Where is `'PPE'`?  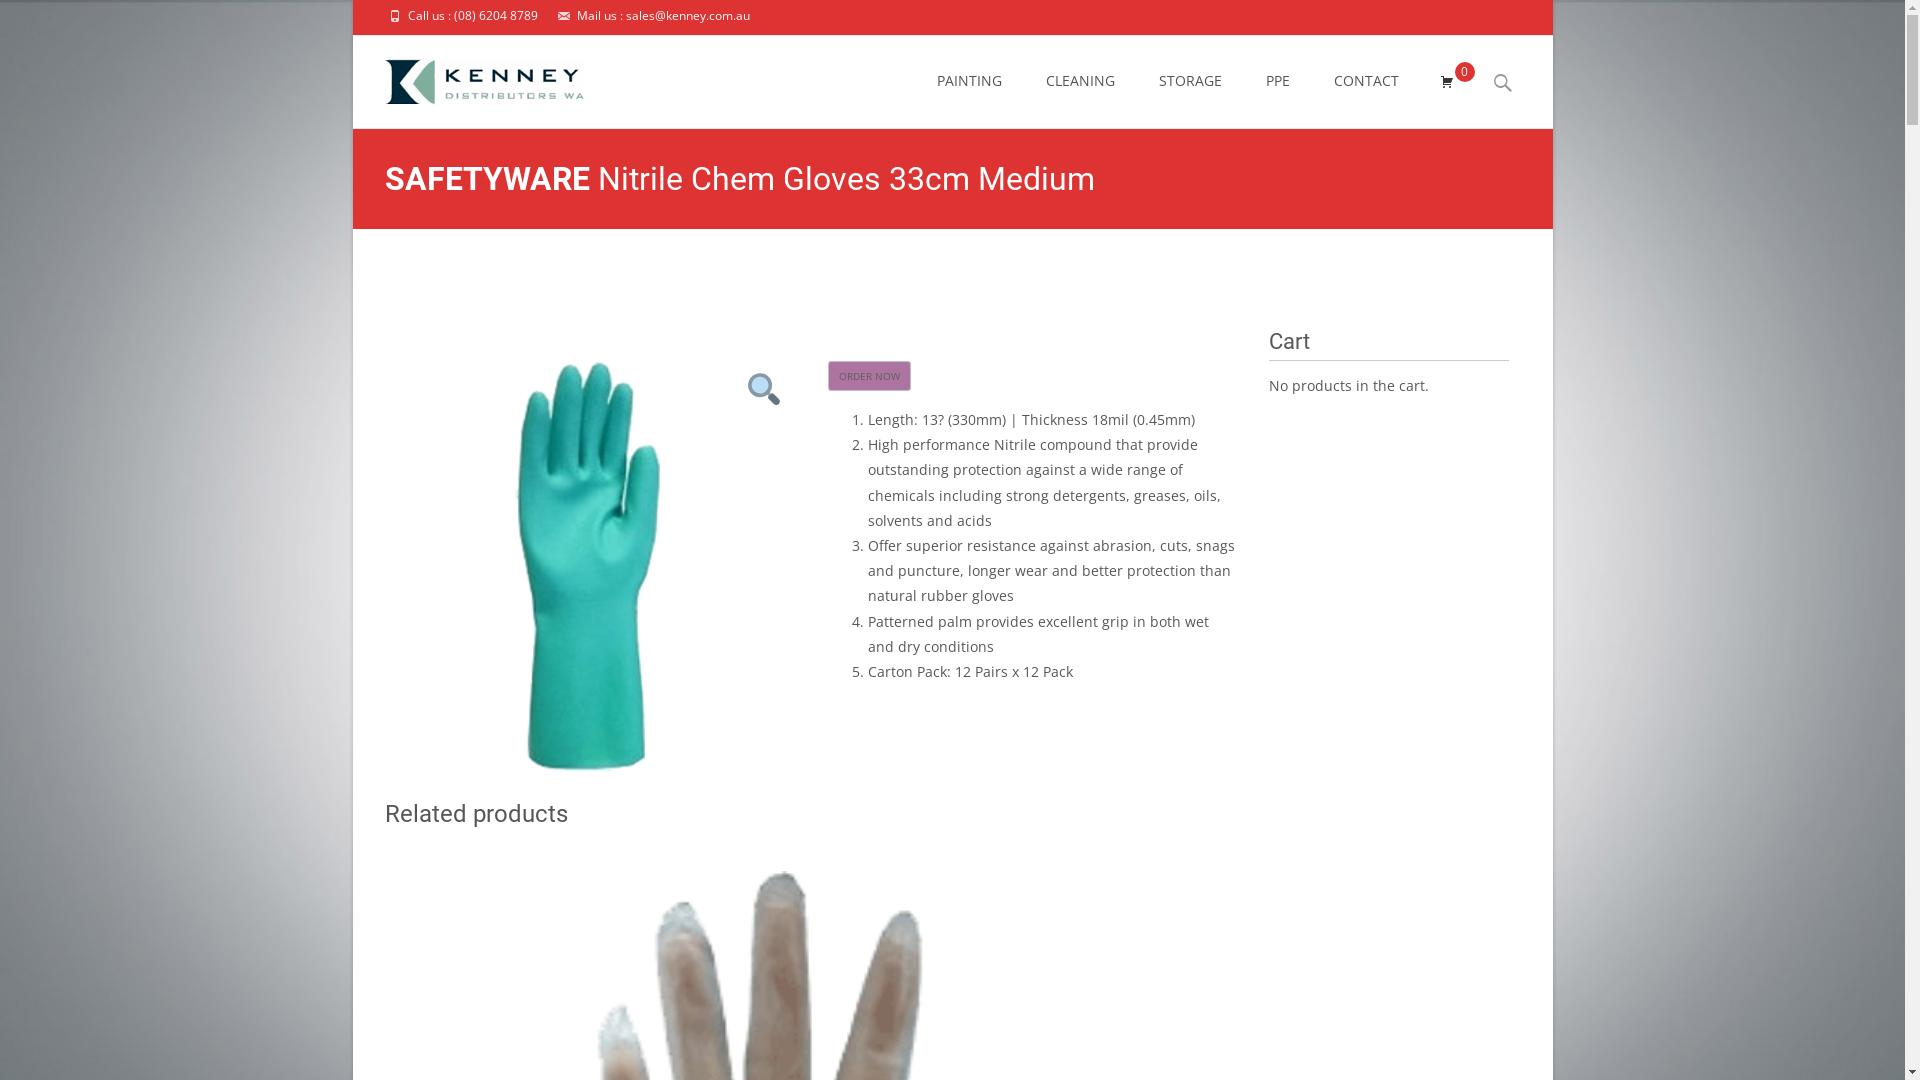 'PPE' is located at coordinates (1265, 80).